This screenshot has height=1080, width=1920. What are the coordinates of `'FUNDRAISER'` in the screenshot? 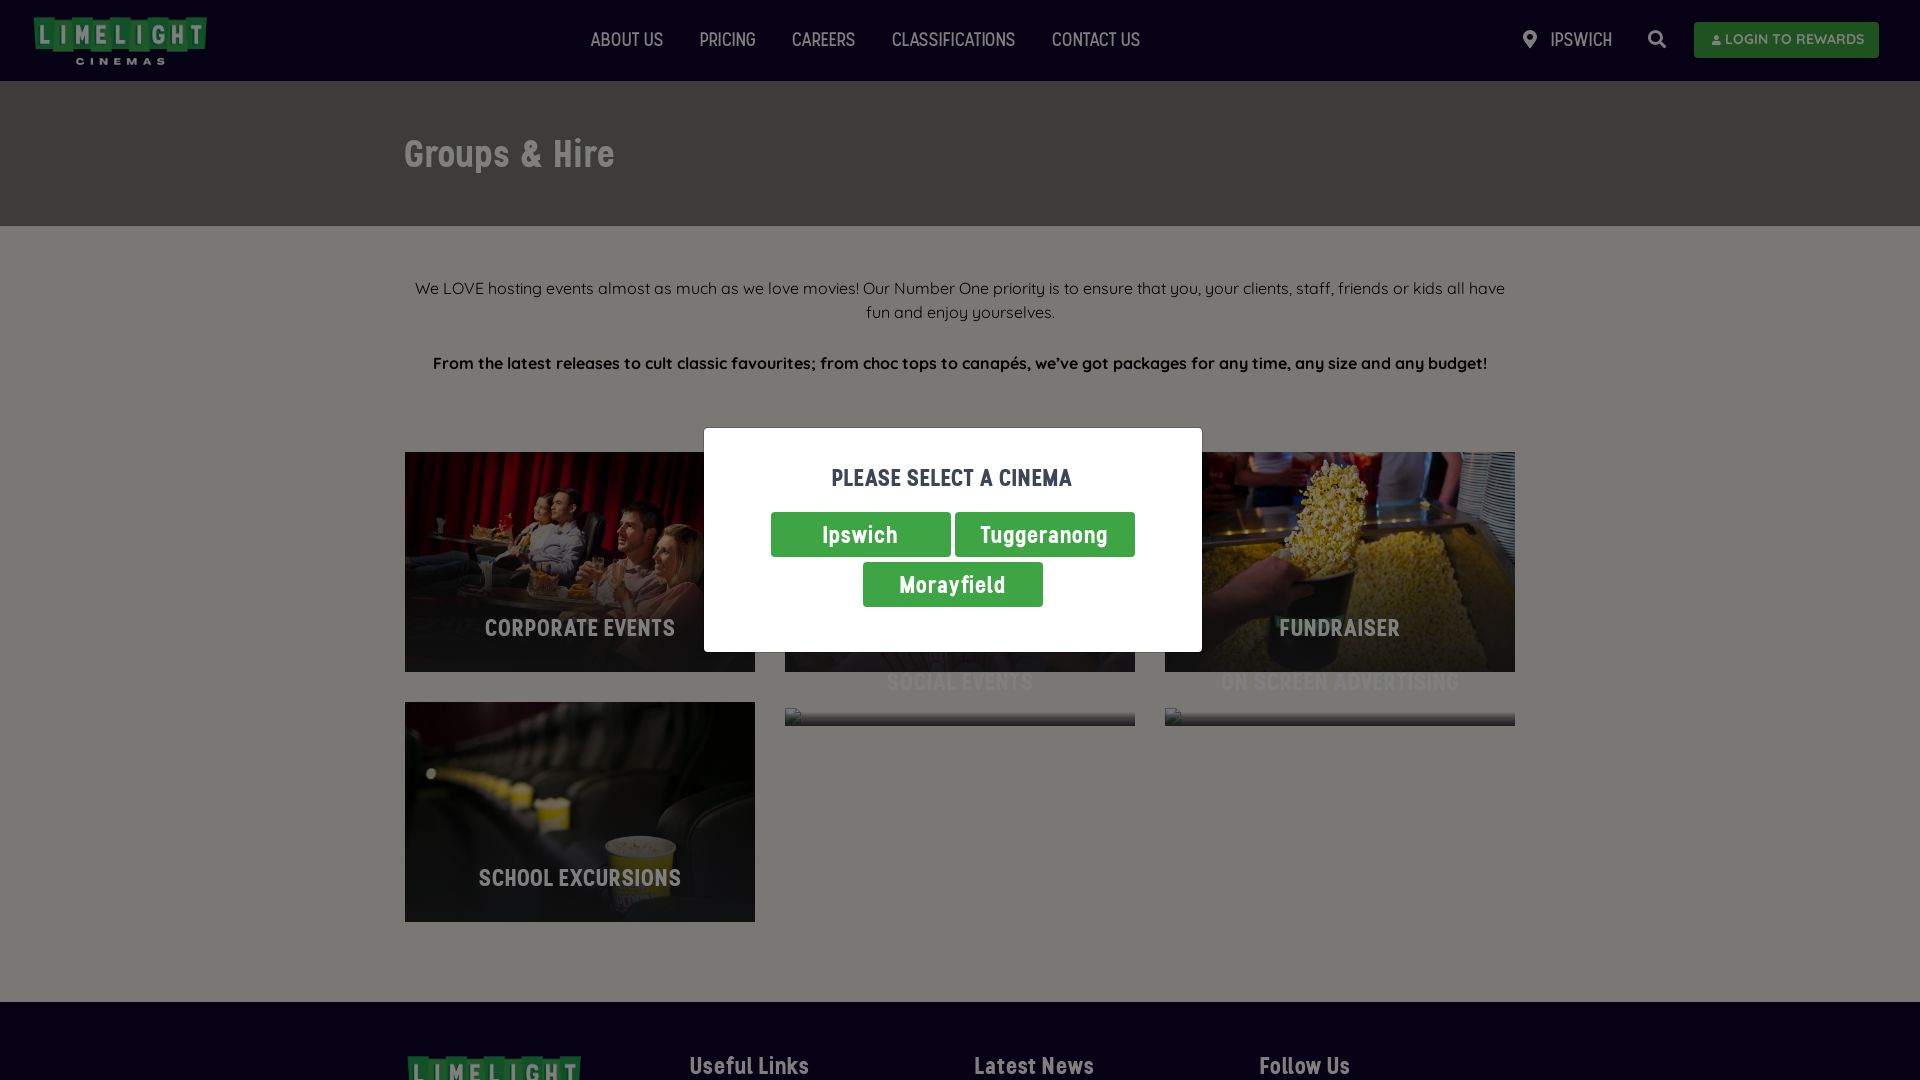 It's located at (1339, 562).